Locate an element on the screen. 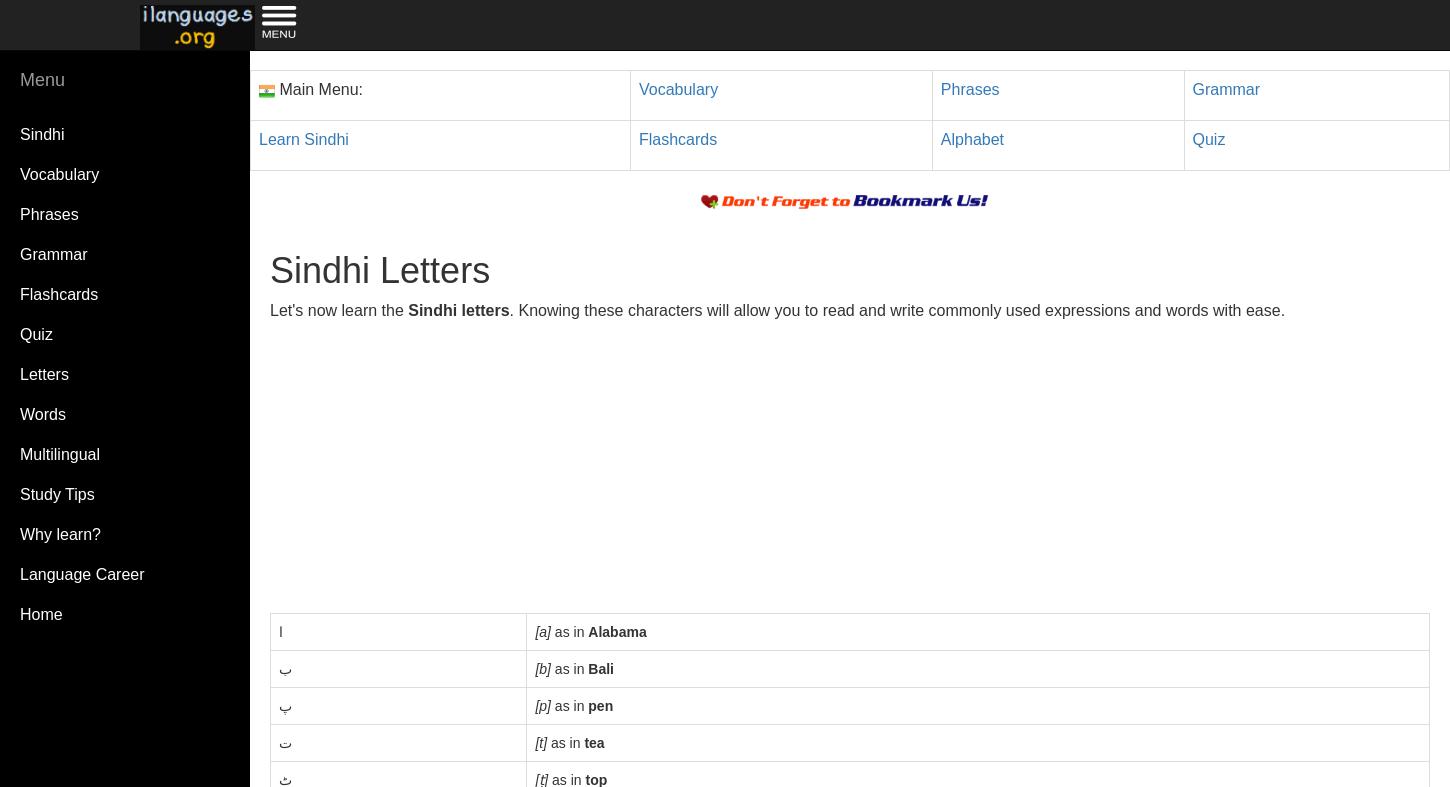 This screenshot has height=787, width=1450. 'Sindhi' is located at coordinates (42, 134).